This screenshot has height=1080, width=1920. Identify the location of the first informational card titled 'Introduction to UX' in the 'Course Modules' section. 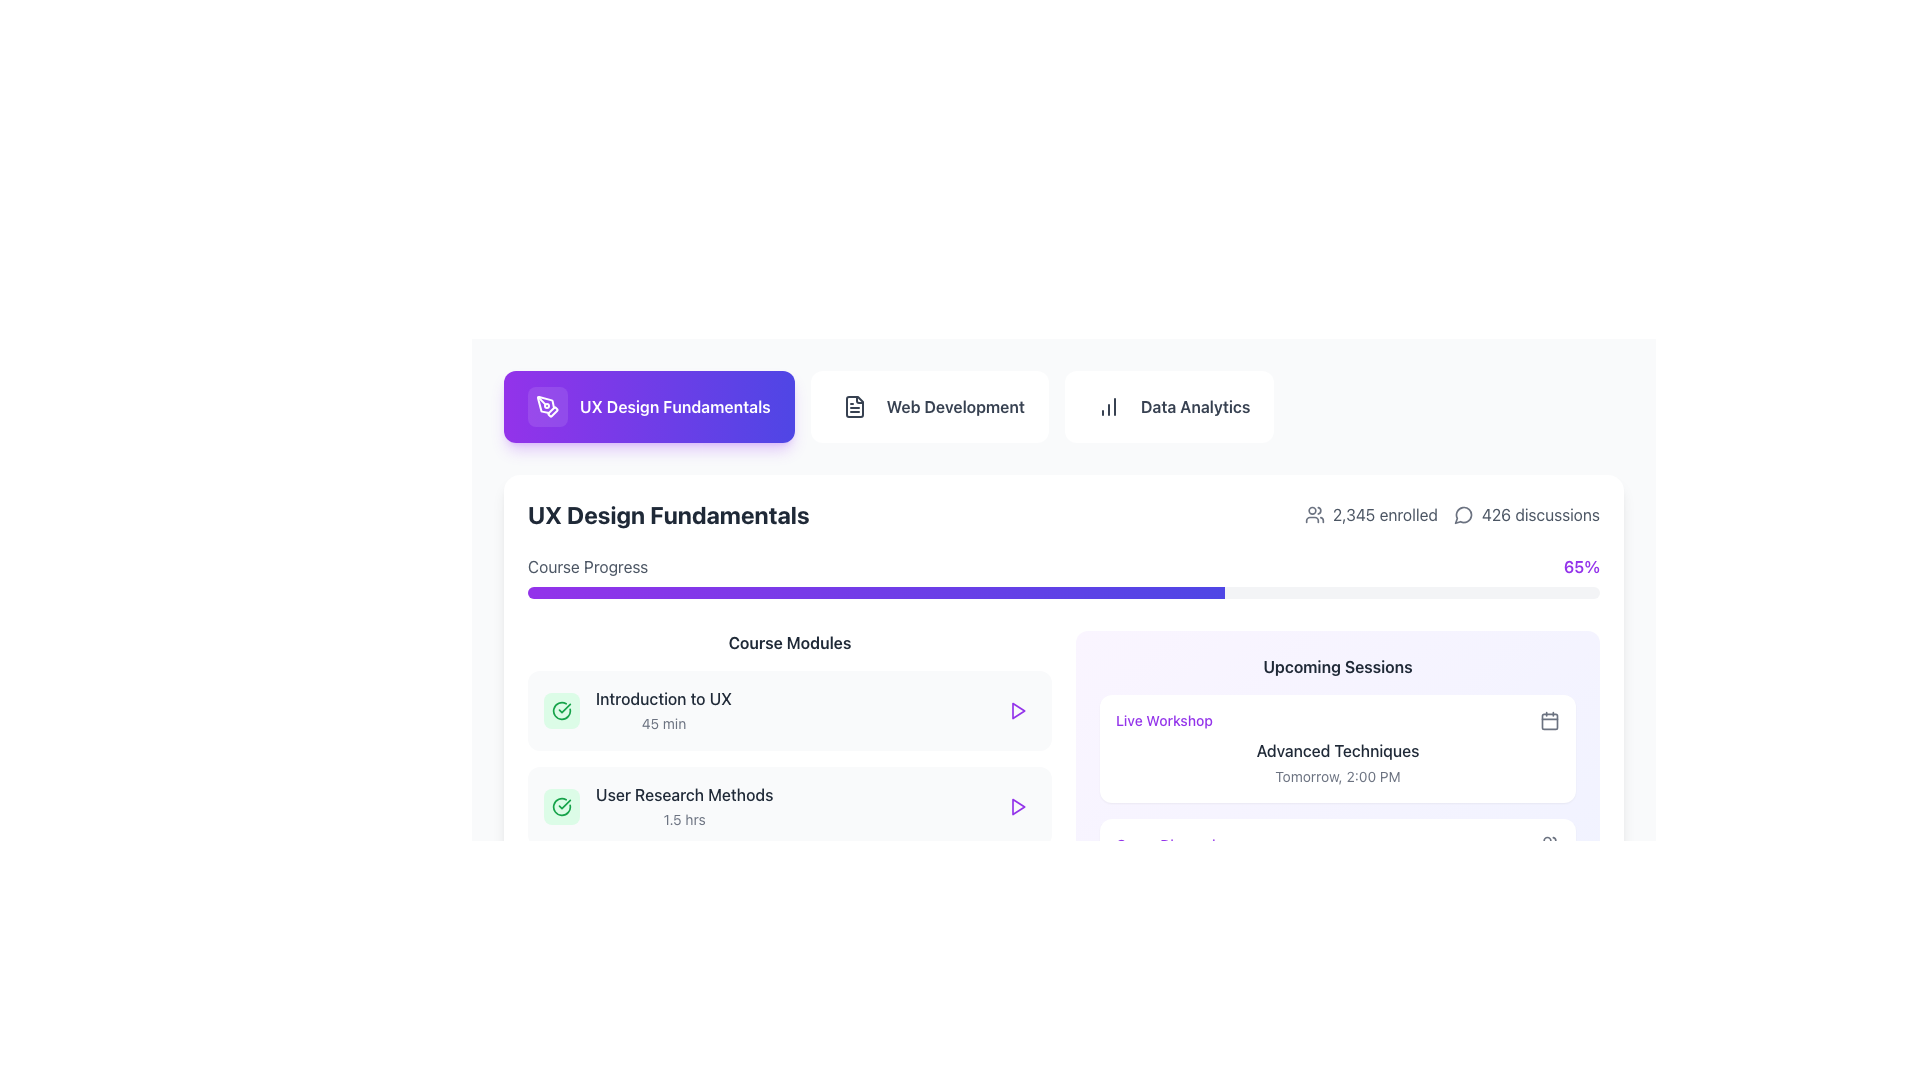
(789, 709).